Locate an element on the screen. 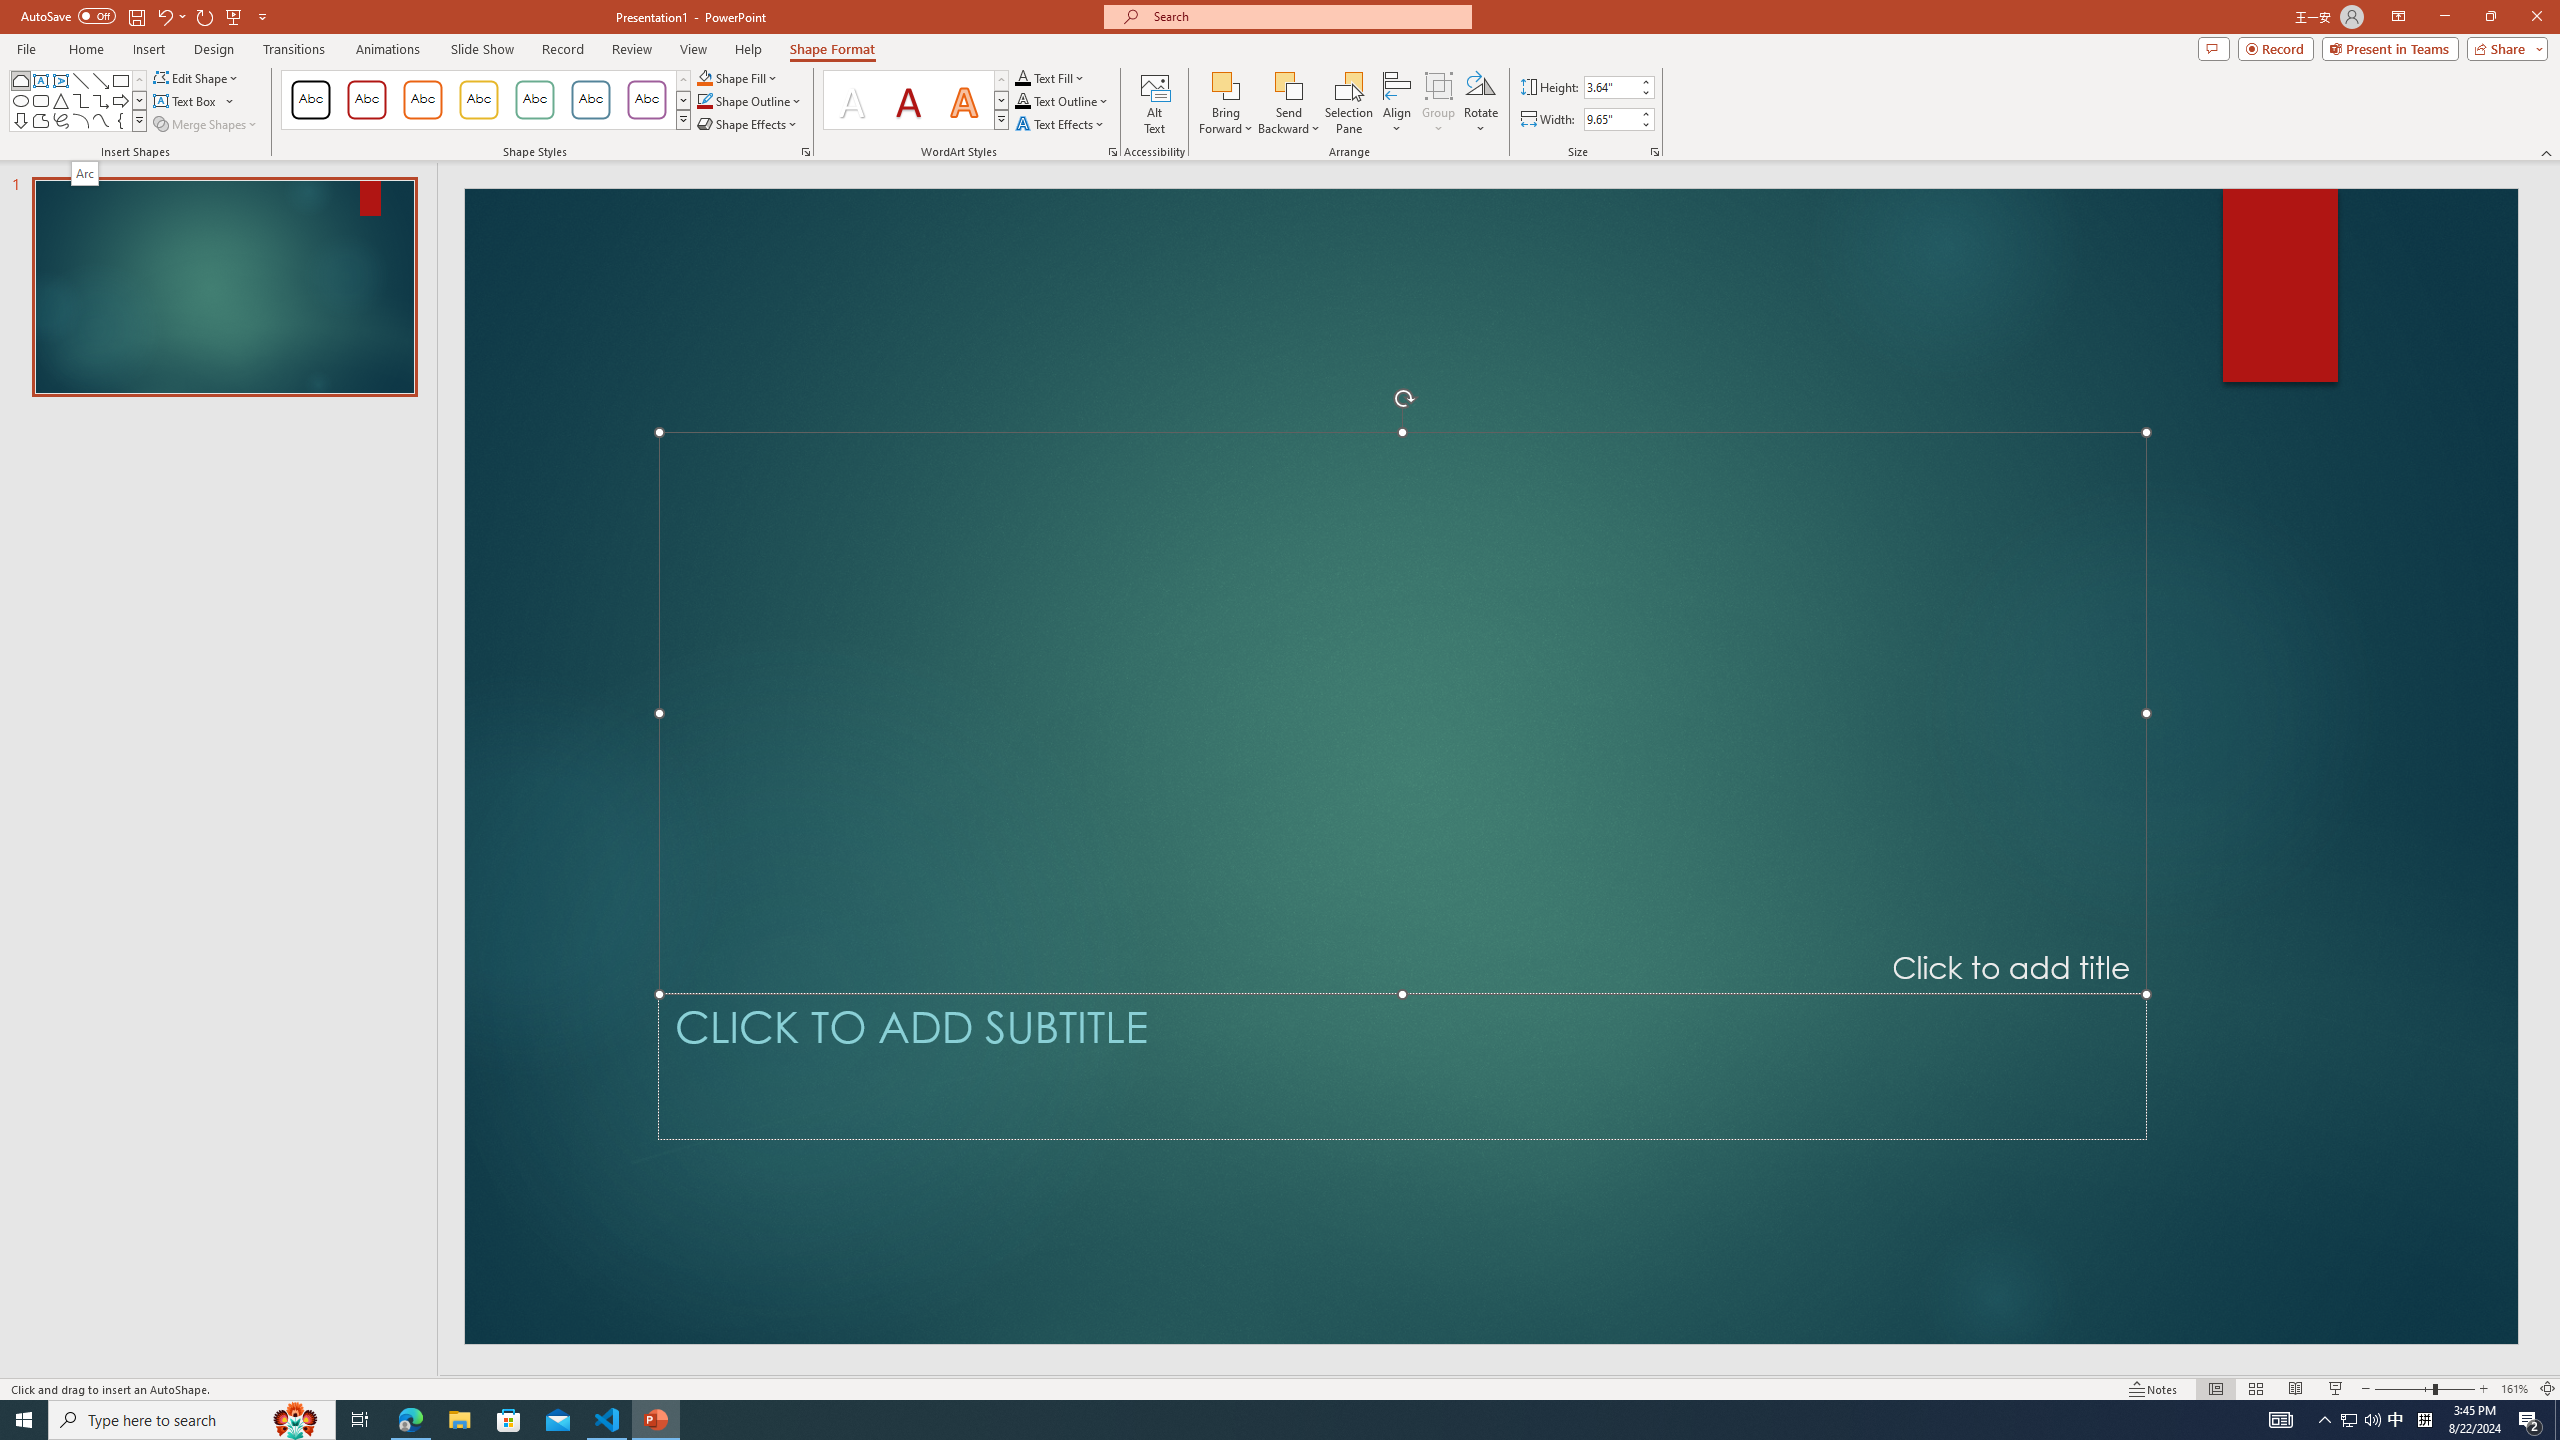  'Bring Forward' is located at coordinates (1227, 103).